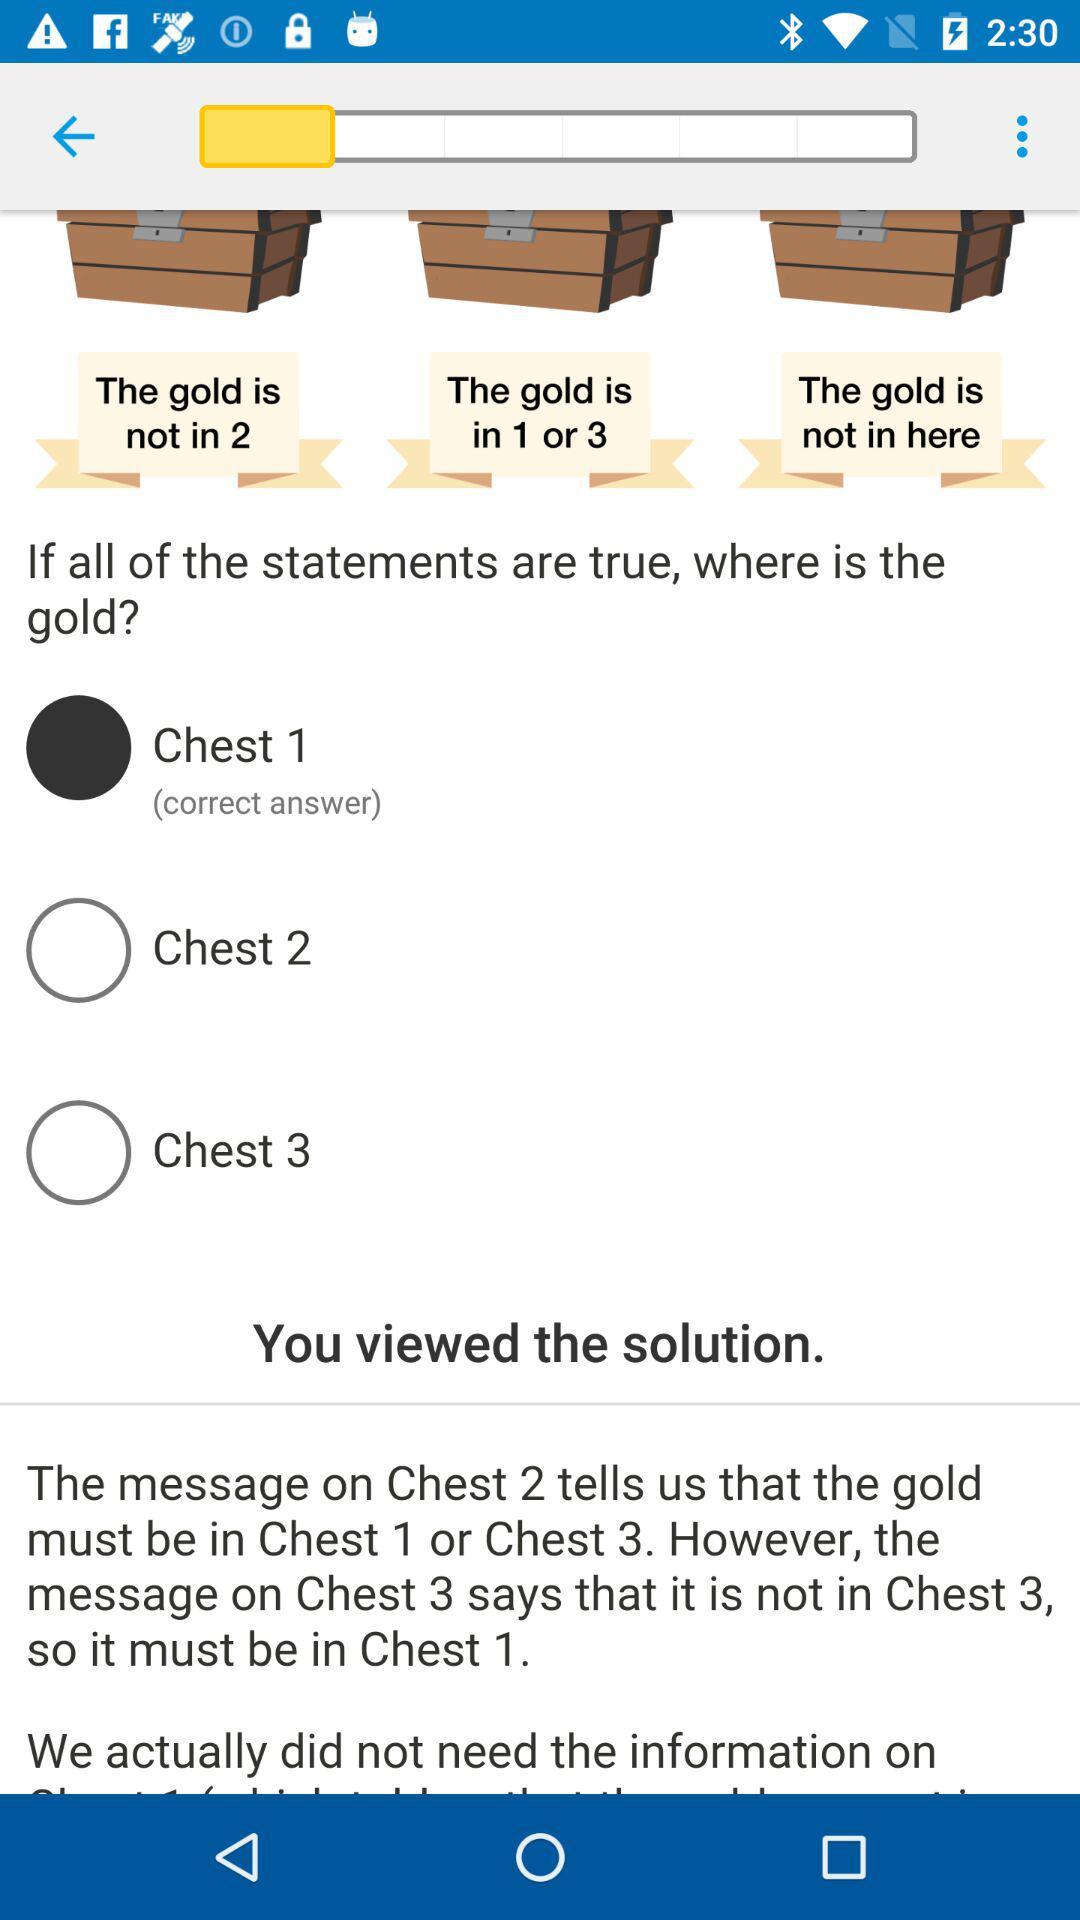  Describe the element at coordinates (601, 746) in the screenshot. I see `chest 1` at that location.